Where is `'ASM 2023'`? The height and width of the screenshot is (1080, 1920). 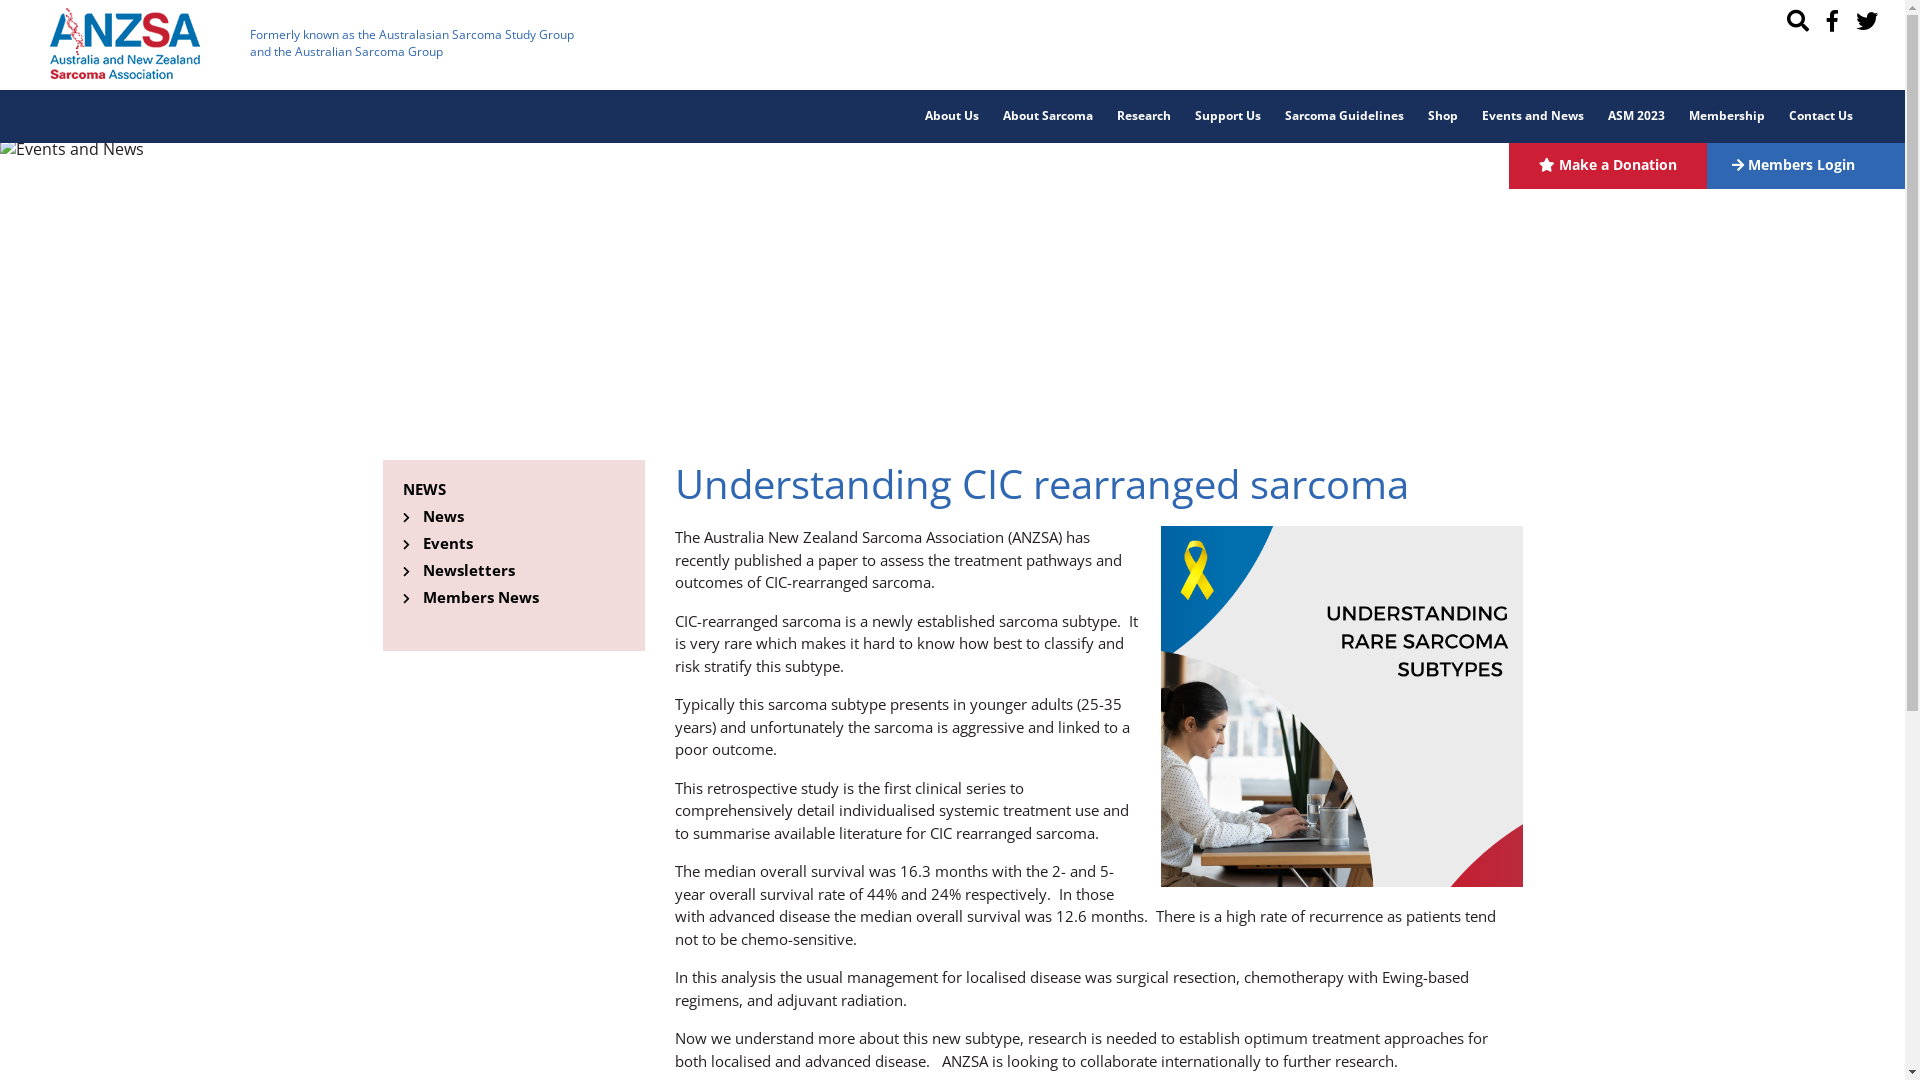
'ASM 2023' is located at coordinates (1636, 116).